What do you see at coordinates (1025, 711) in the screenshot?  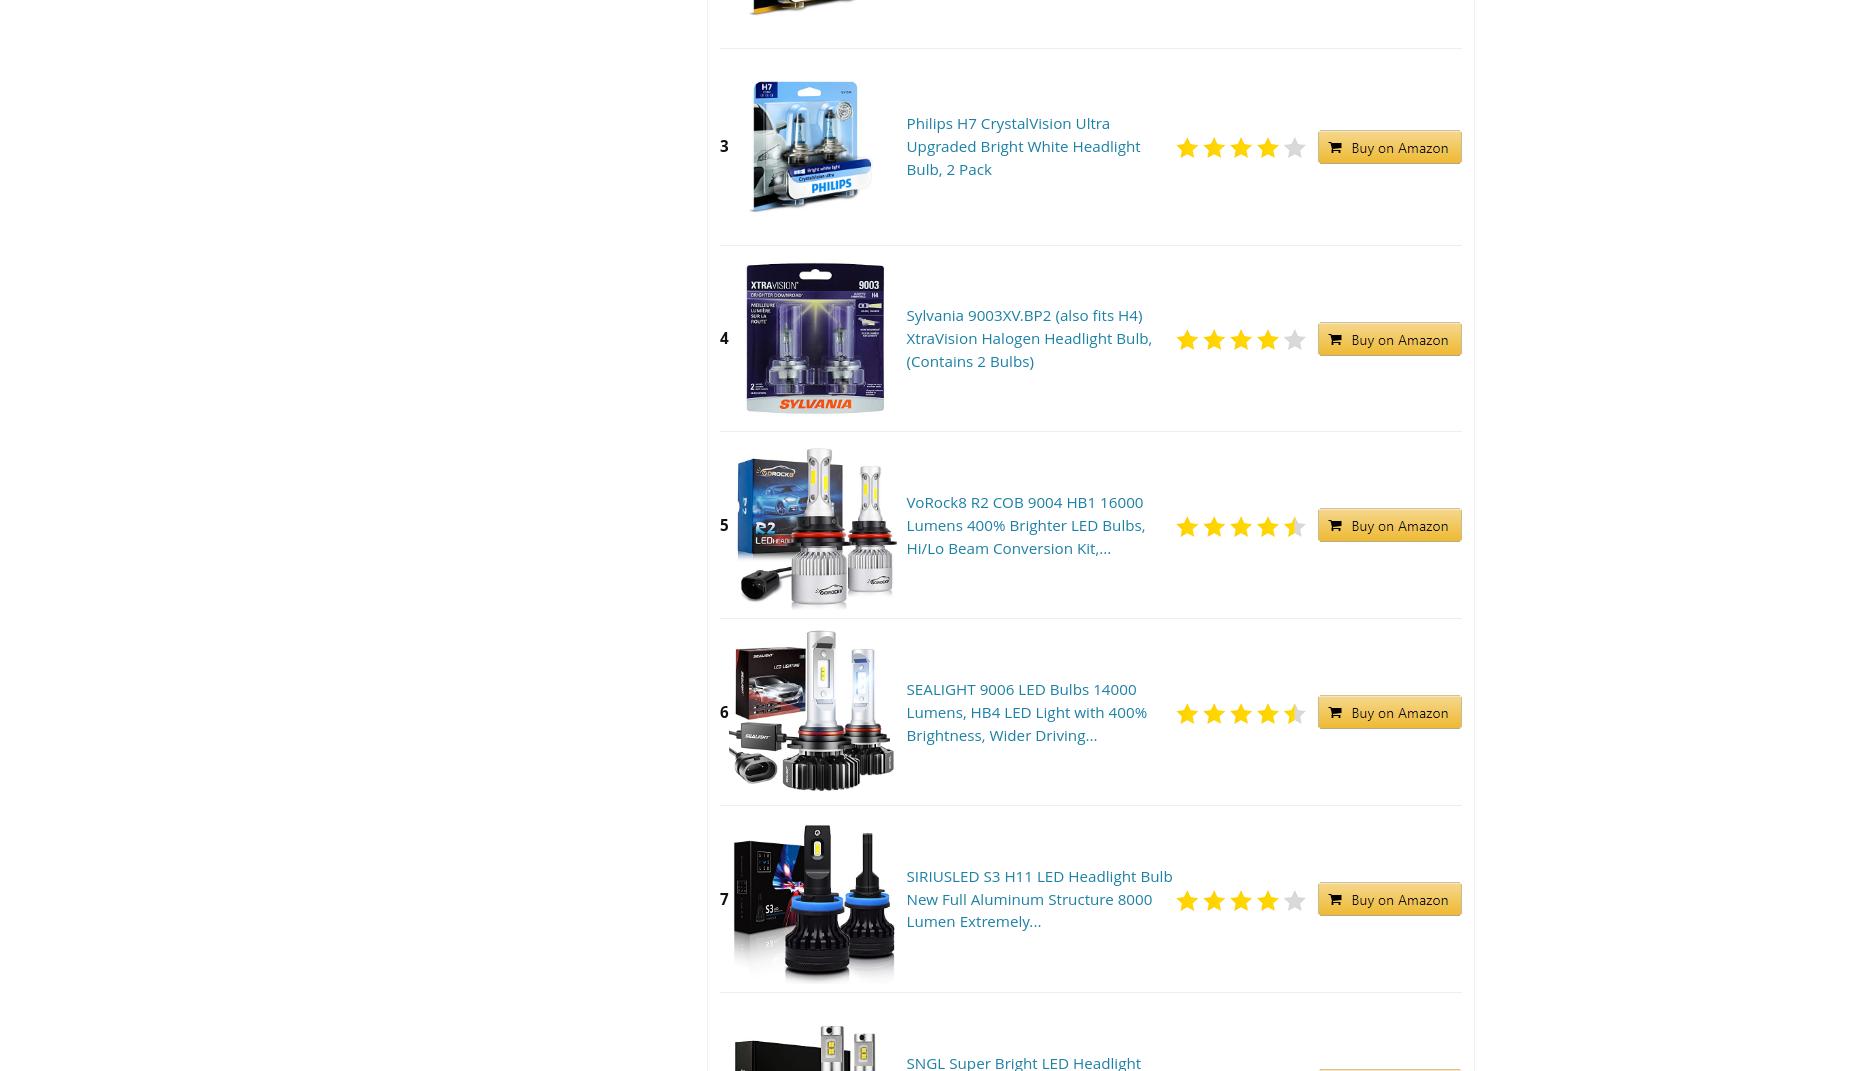 I see `'SEALIGHT 9006 LED Bulbs 14000 Lumens, HB4 LED Light with 400% Brightness, Wider Driving...'` at bounding box center [1025, 711].